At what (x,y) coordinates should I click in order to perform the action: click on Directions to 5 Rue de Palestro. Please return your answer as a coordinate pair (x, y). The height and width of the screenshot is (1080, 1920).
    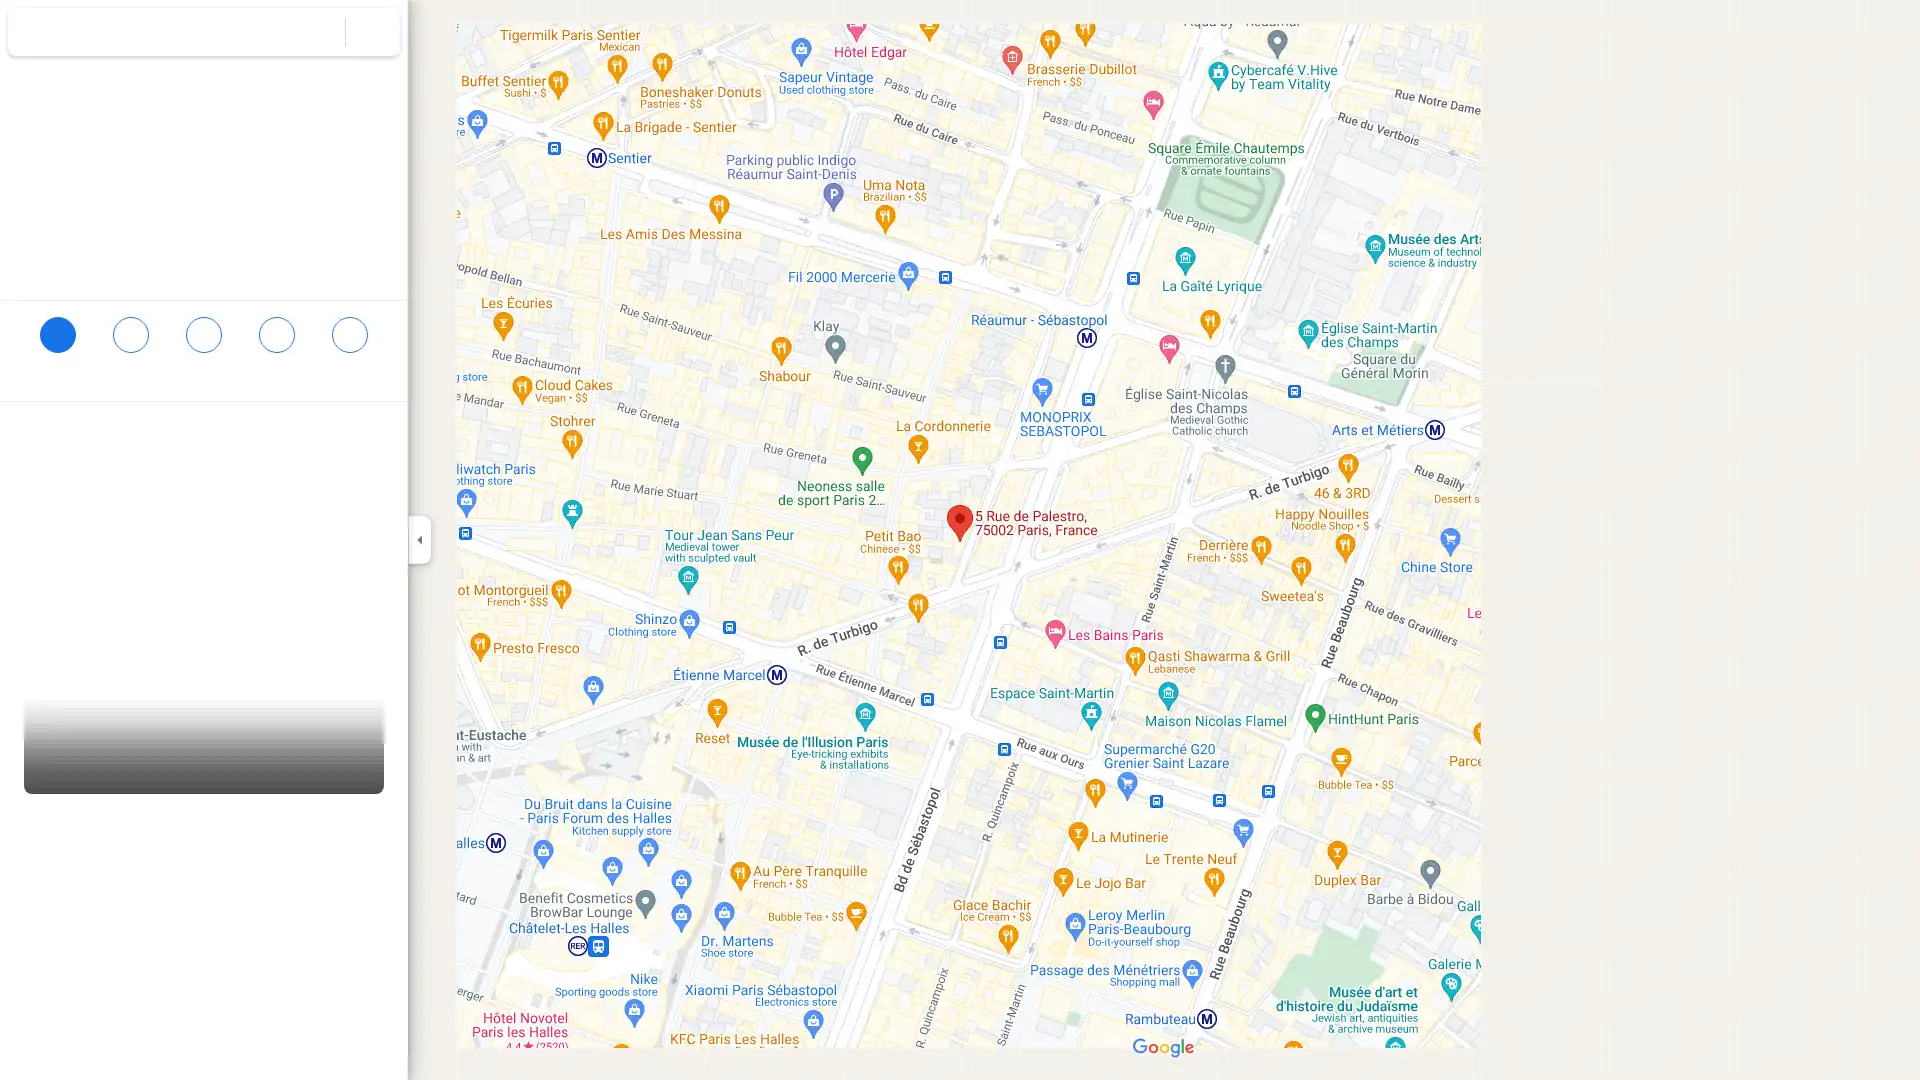
    Looking at the image, I should click on (57, 342).